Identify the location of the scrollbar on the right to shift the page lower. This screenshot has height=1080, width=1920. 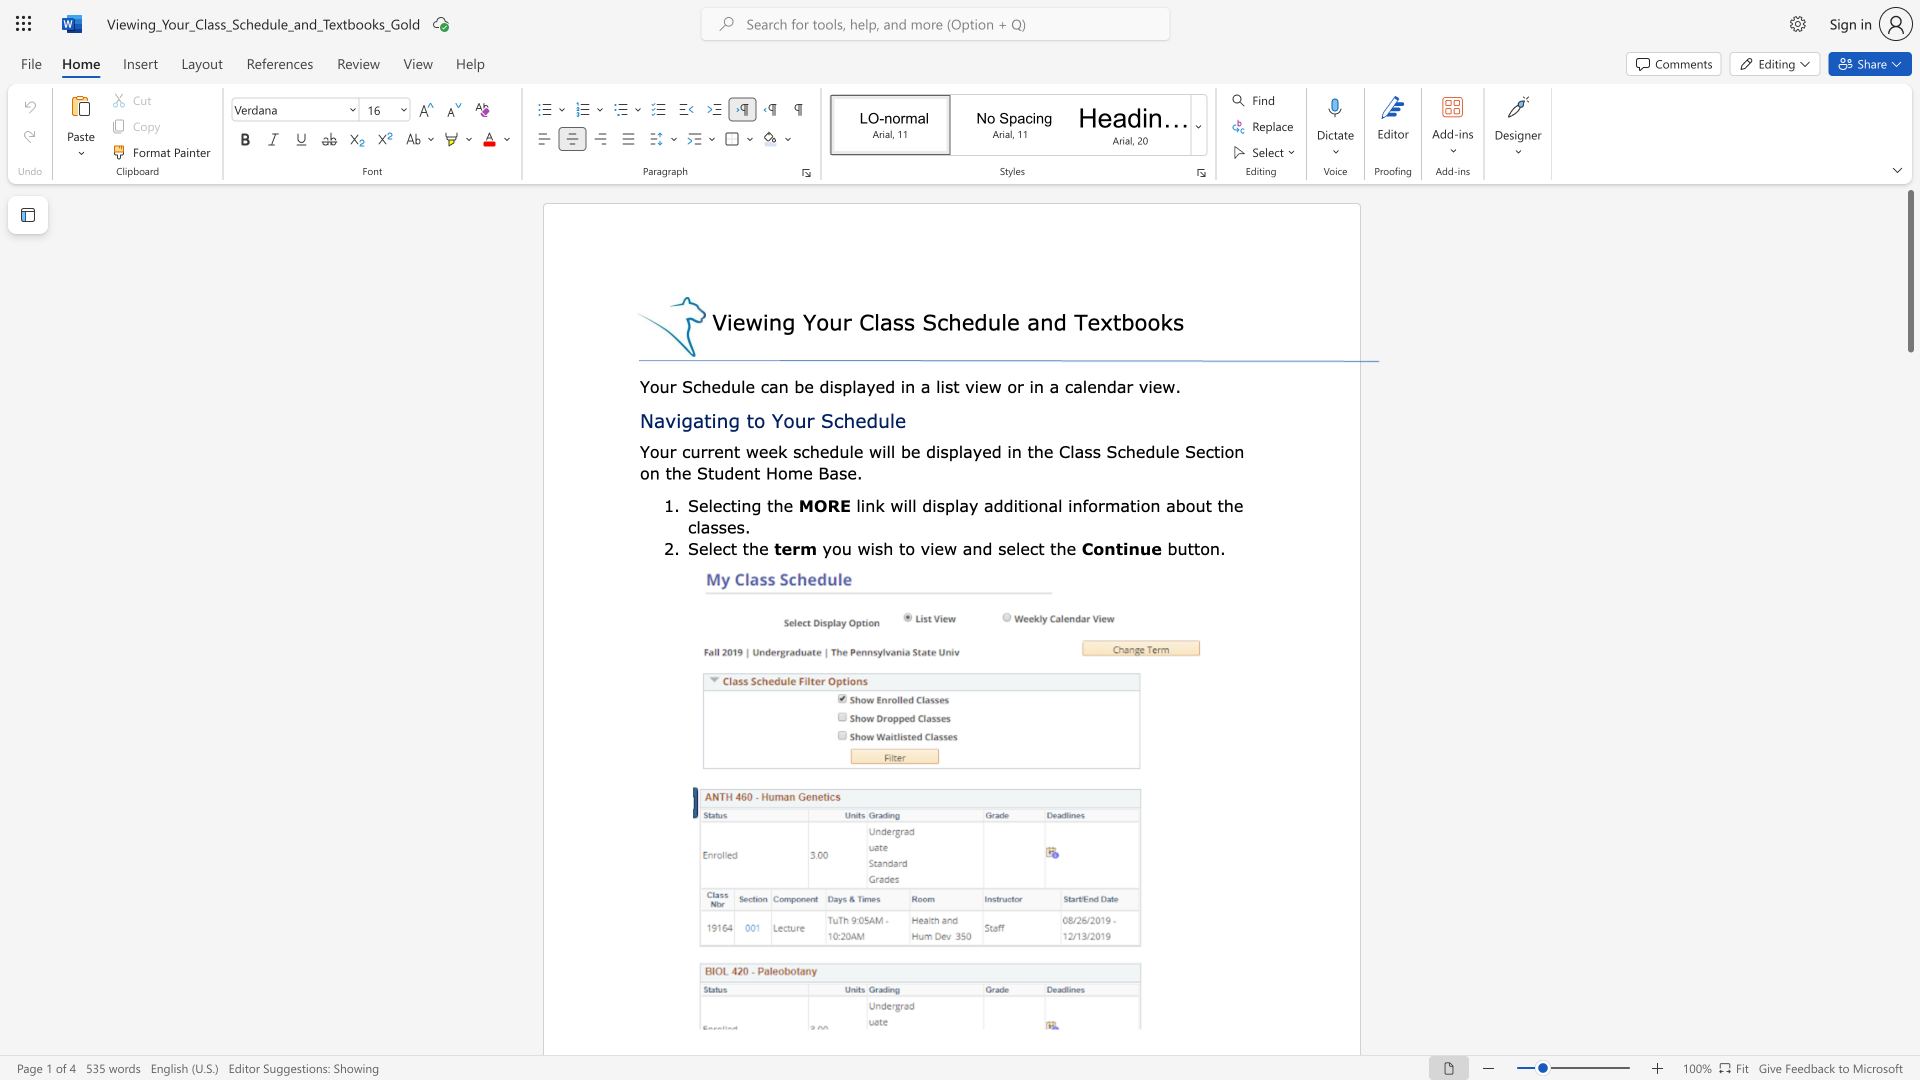
(1909, 859).